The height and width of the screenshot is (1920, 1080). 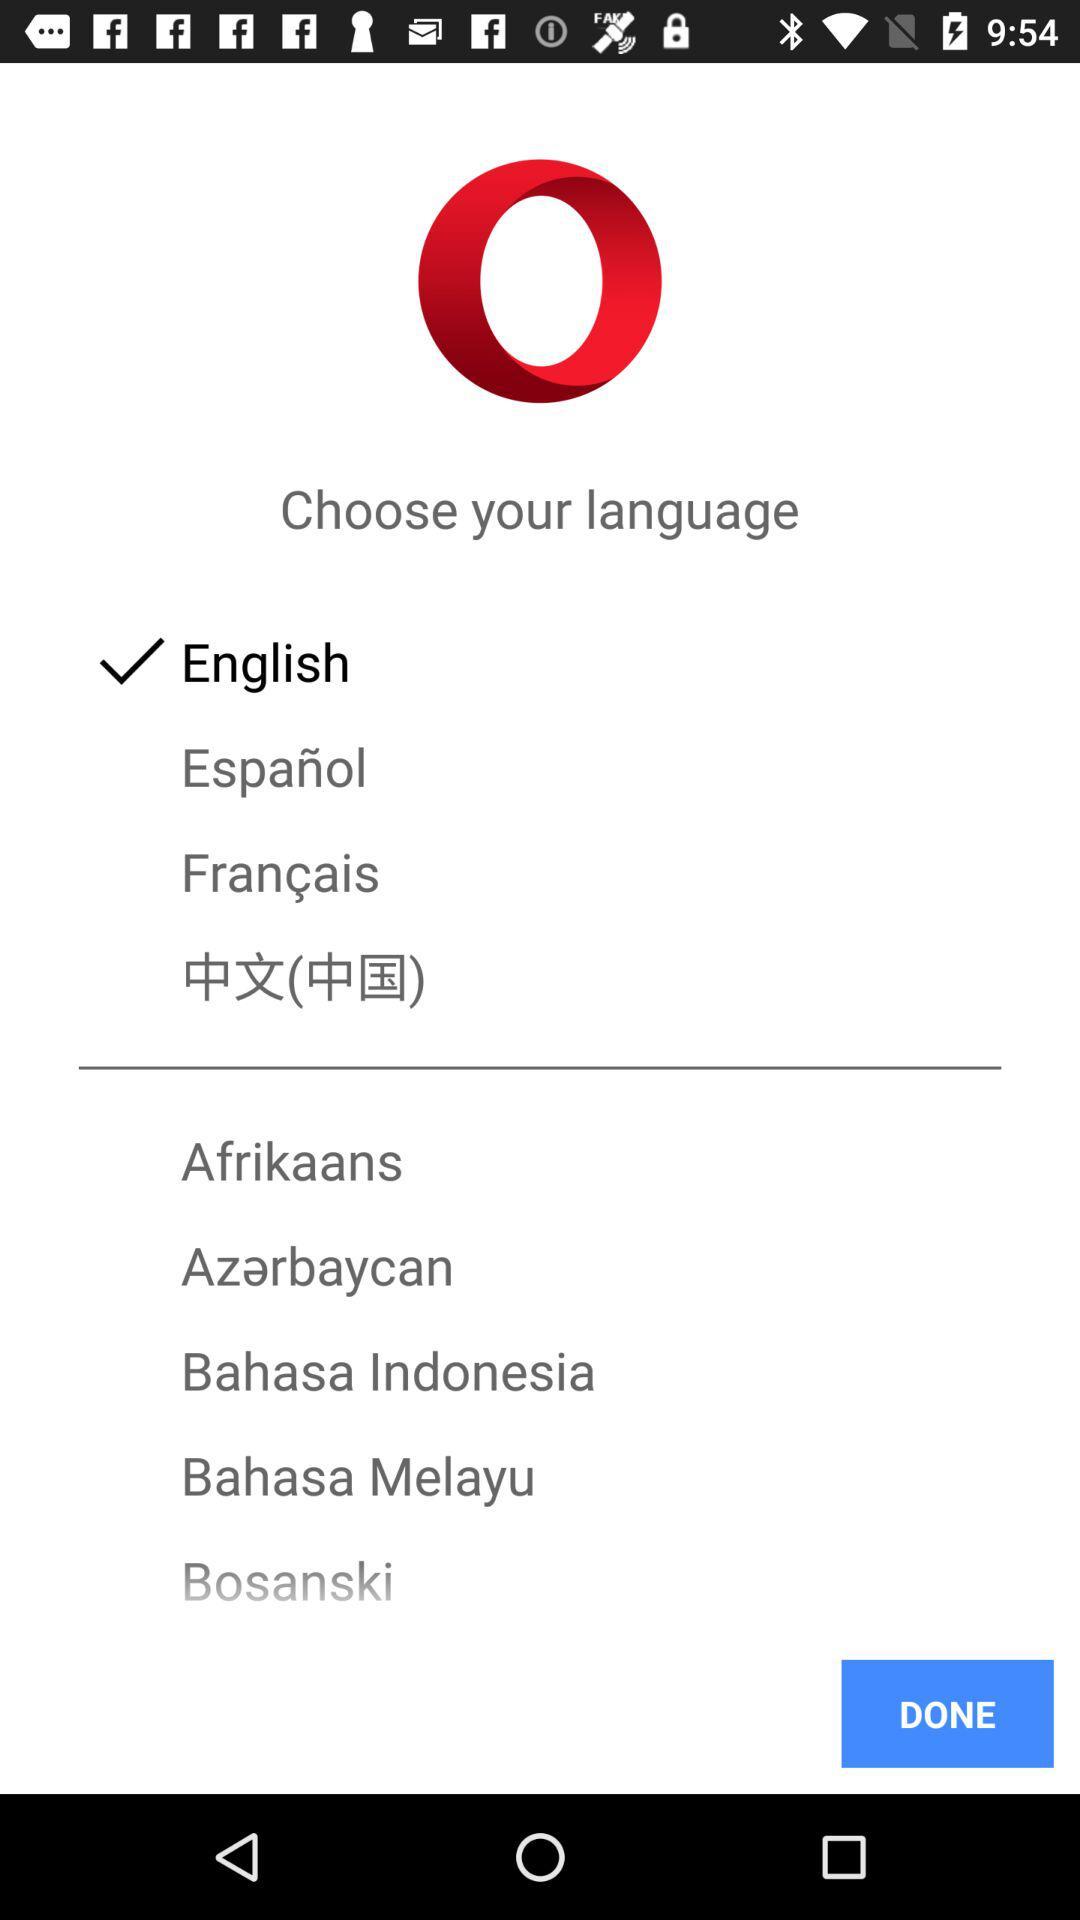 I want to click on the item below choose your language item, so click(x=540, y=661).